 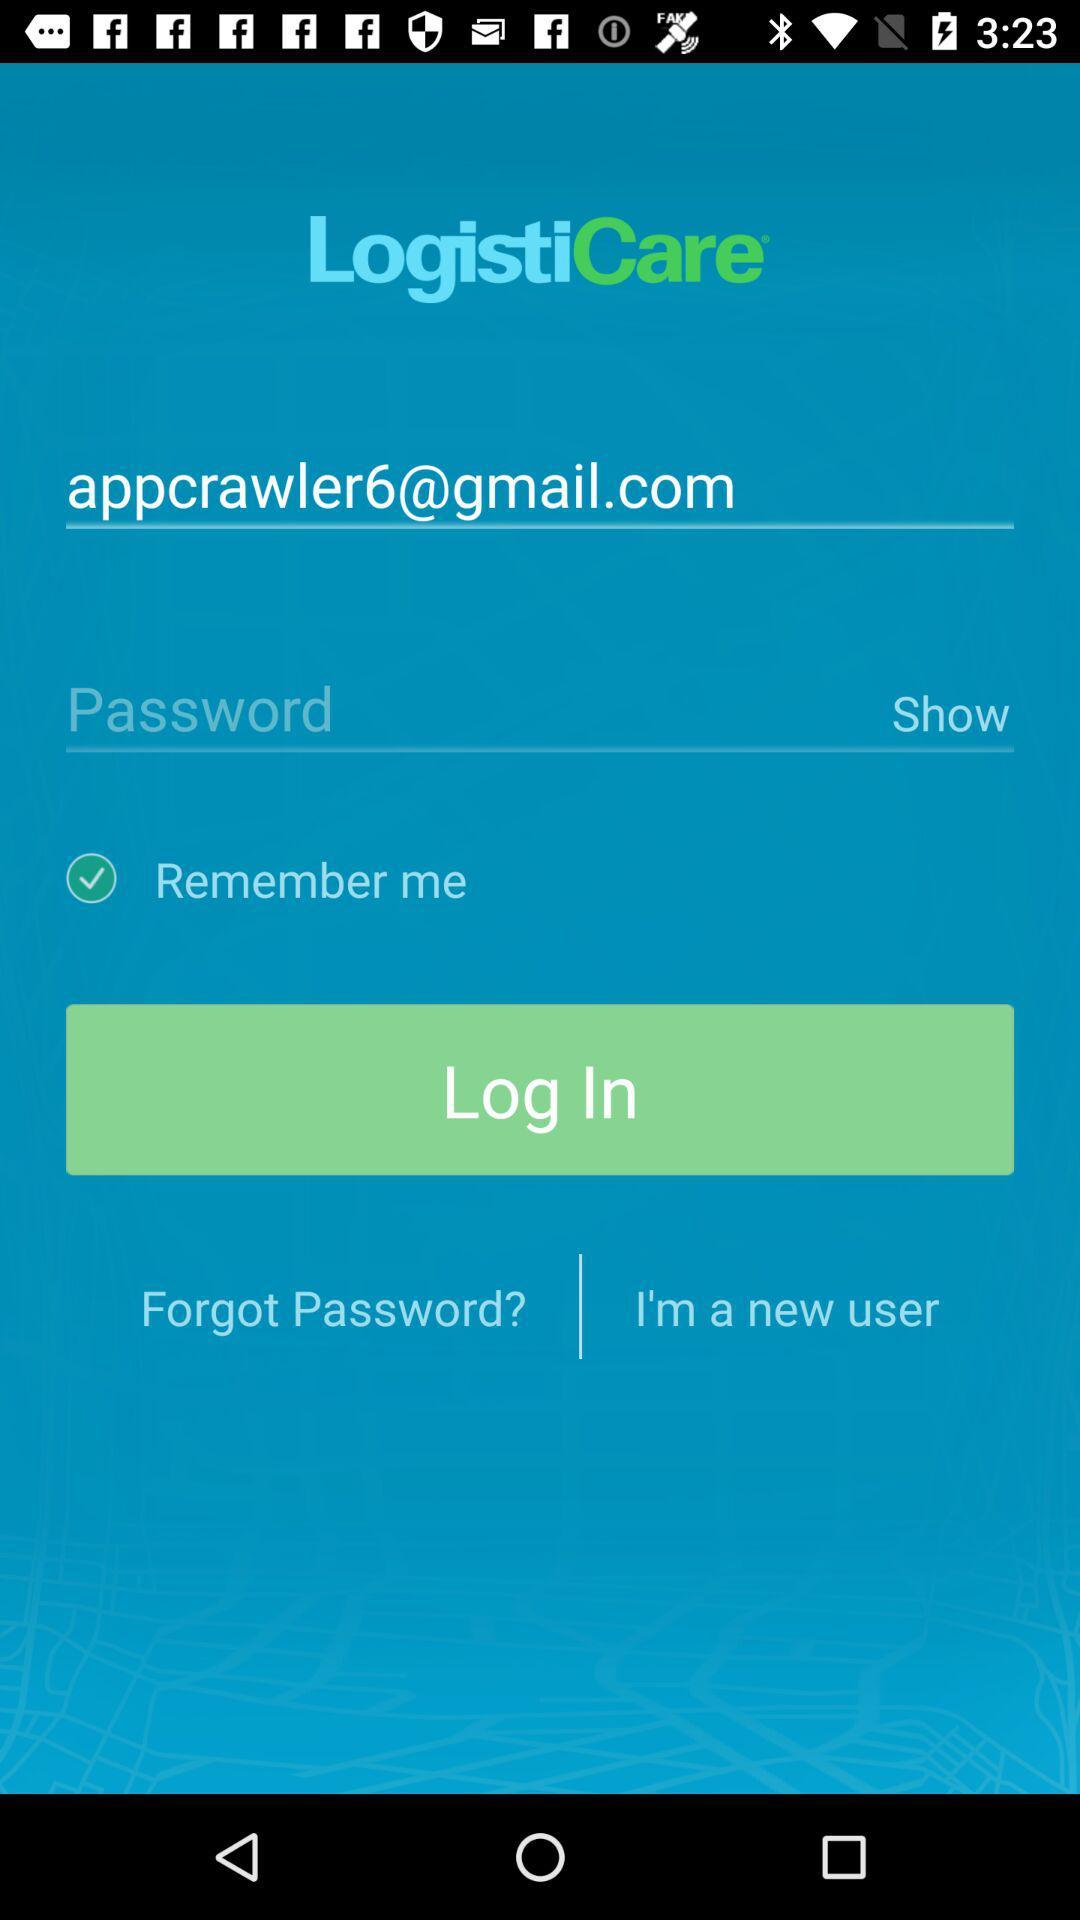 I want to click on password type option, so click(x=474, y=706).